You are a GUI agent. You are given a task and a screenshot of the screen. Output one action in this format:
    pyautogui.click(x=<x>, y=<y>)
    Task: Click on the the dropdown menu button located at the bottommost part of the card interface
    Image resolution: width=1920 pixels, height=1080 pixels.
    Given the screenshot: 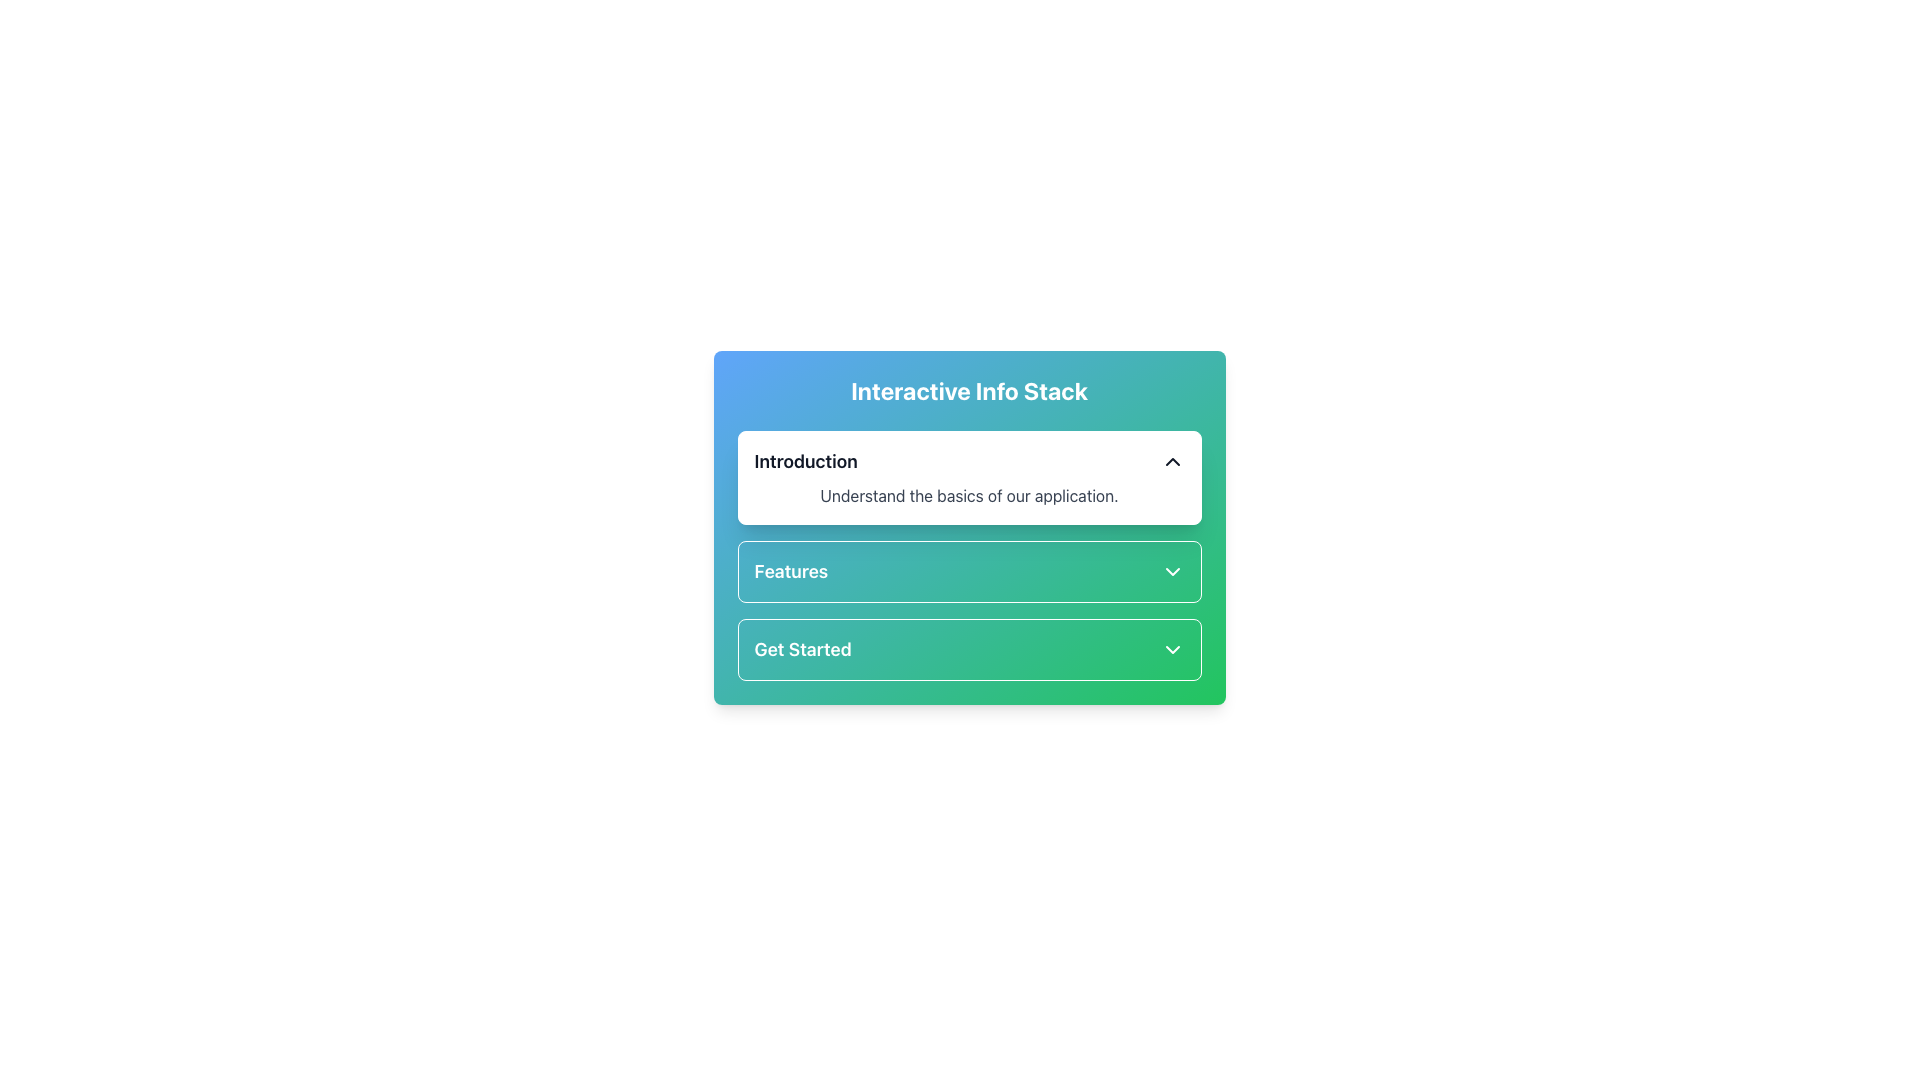 What is the action you would take?
    pyautogui.click(x=969, y=650)
    